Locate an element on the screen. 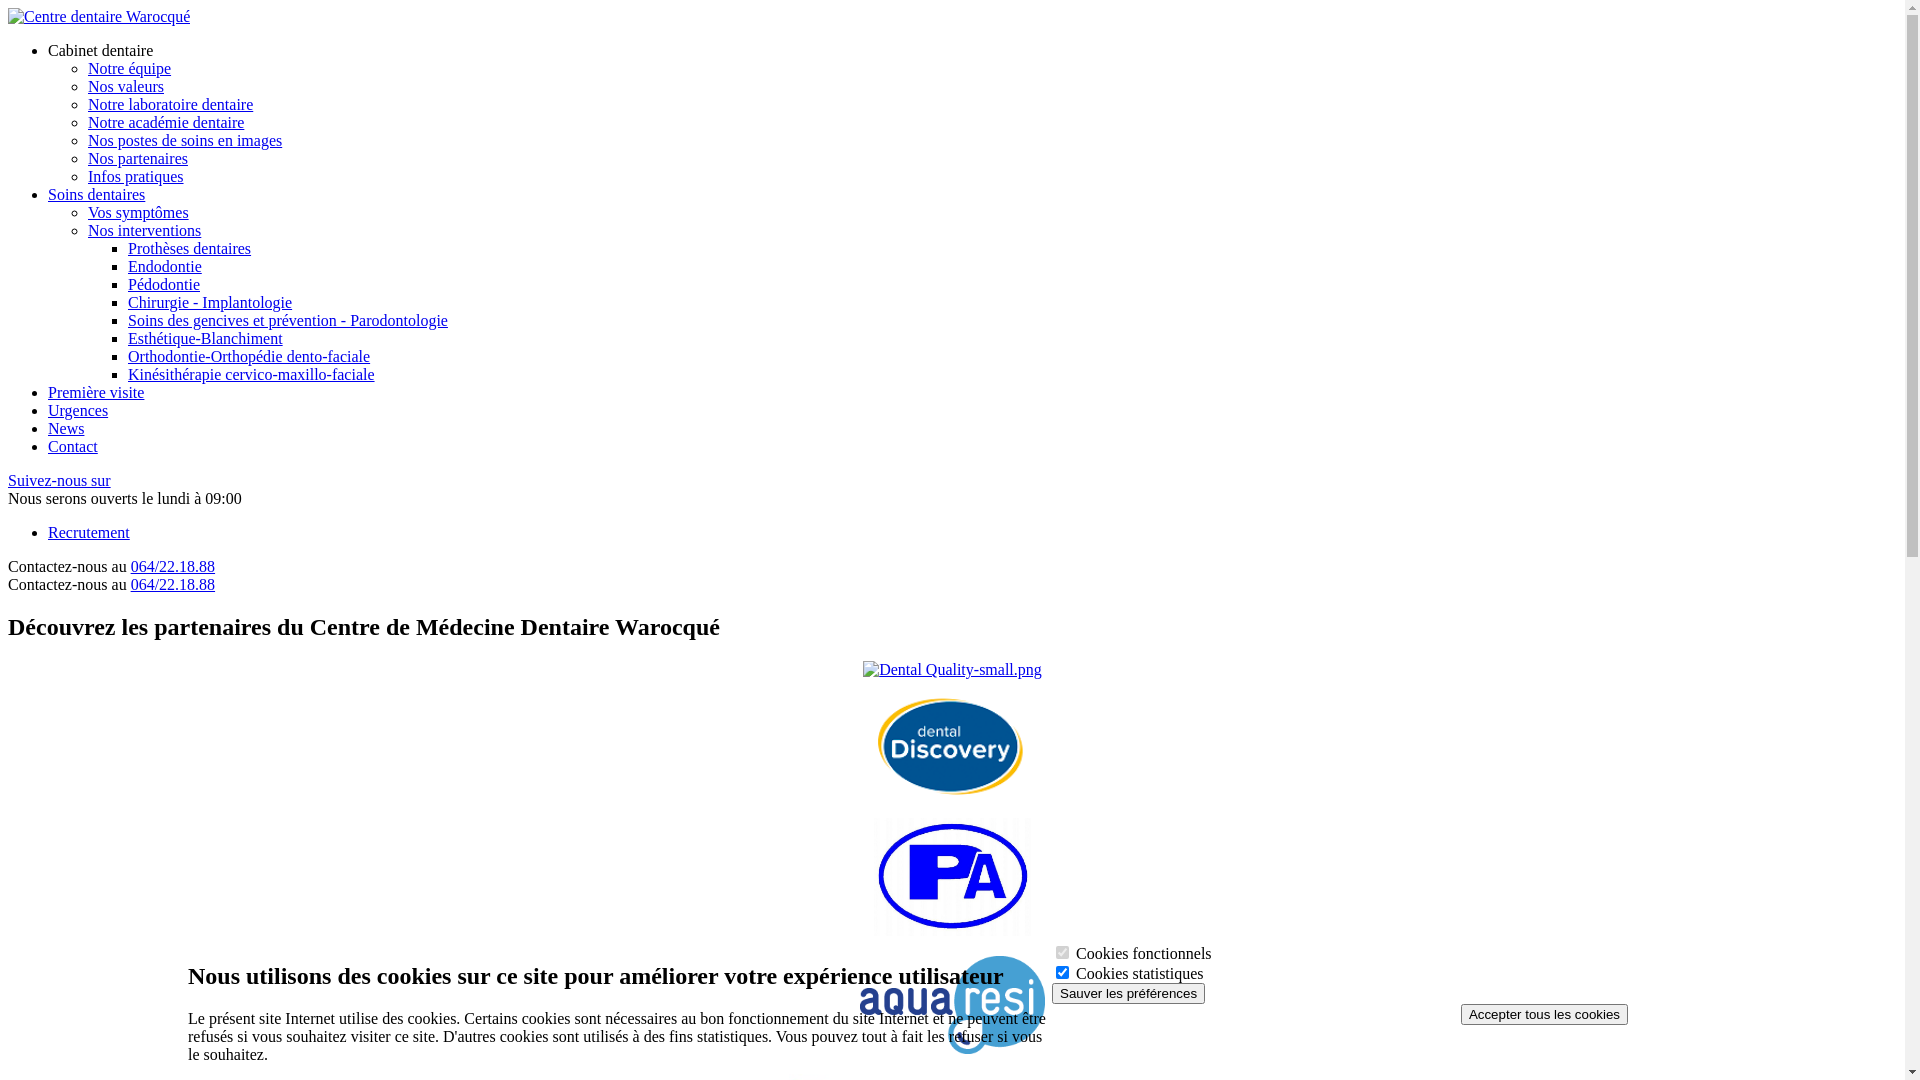  'Nos postes de soins en images' is located at coordinates (185, 139).